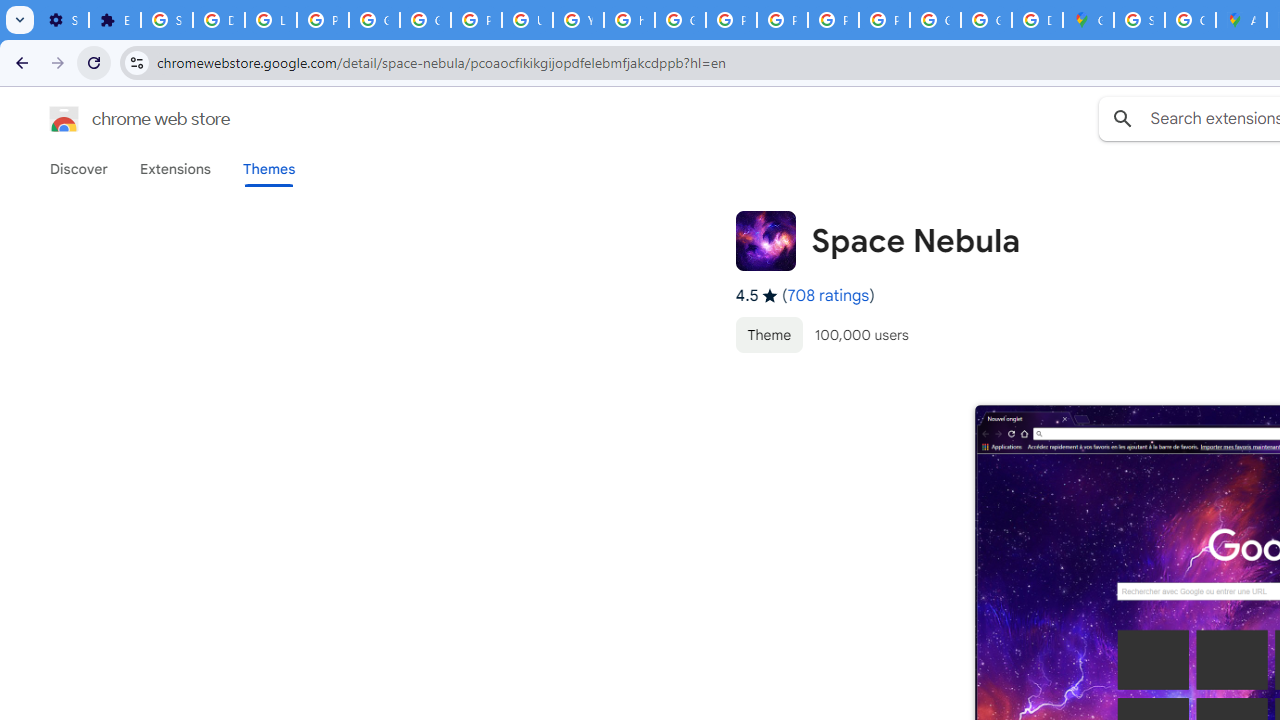 This screenshot has height=720, width=1280. I want to click on 'YouTube', so click(577, 20).